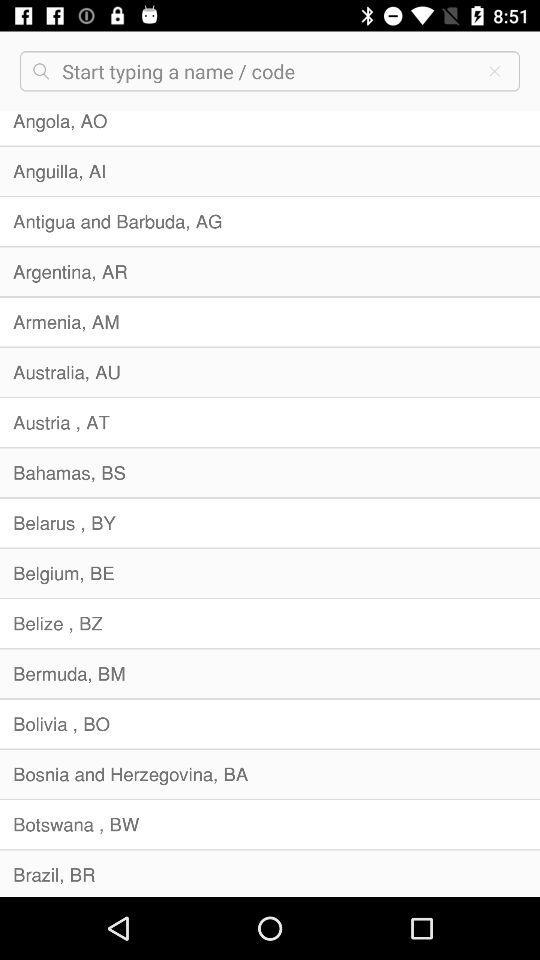  What do you see at coordinates (270, 673) in the screenshot?
I see `bermuda, bm` at bounding box center [270, 673].